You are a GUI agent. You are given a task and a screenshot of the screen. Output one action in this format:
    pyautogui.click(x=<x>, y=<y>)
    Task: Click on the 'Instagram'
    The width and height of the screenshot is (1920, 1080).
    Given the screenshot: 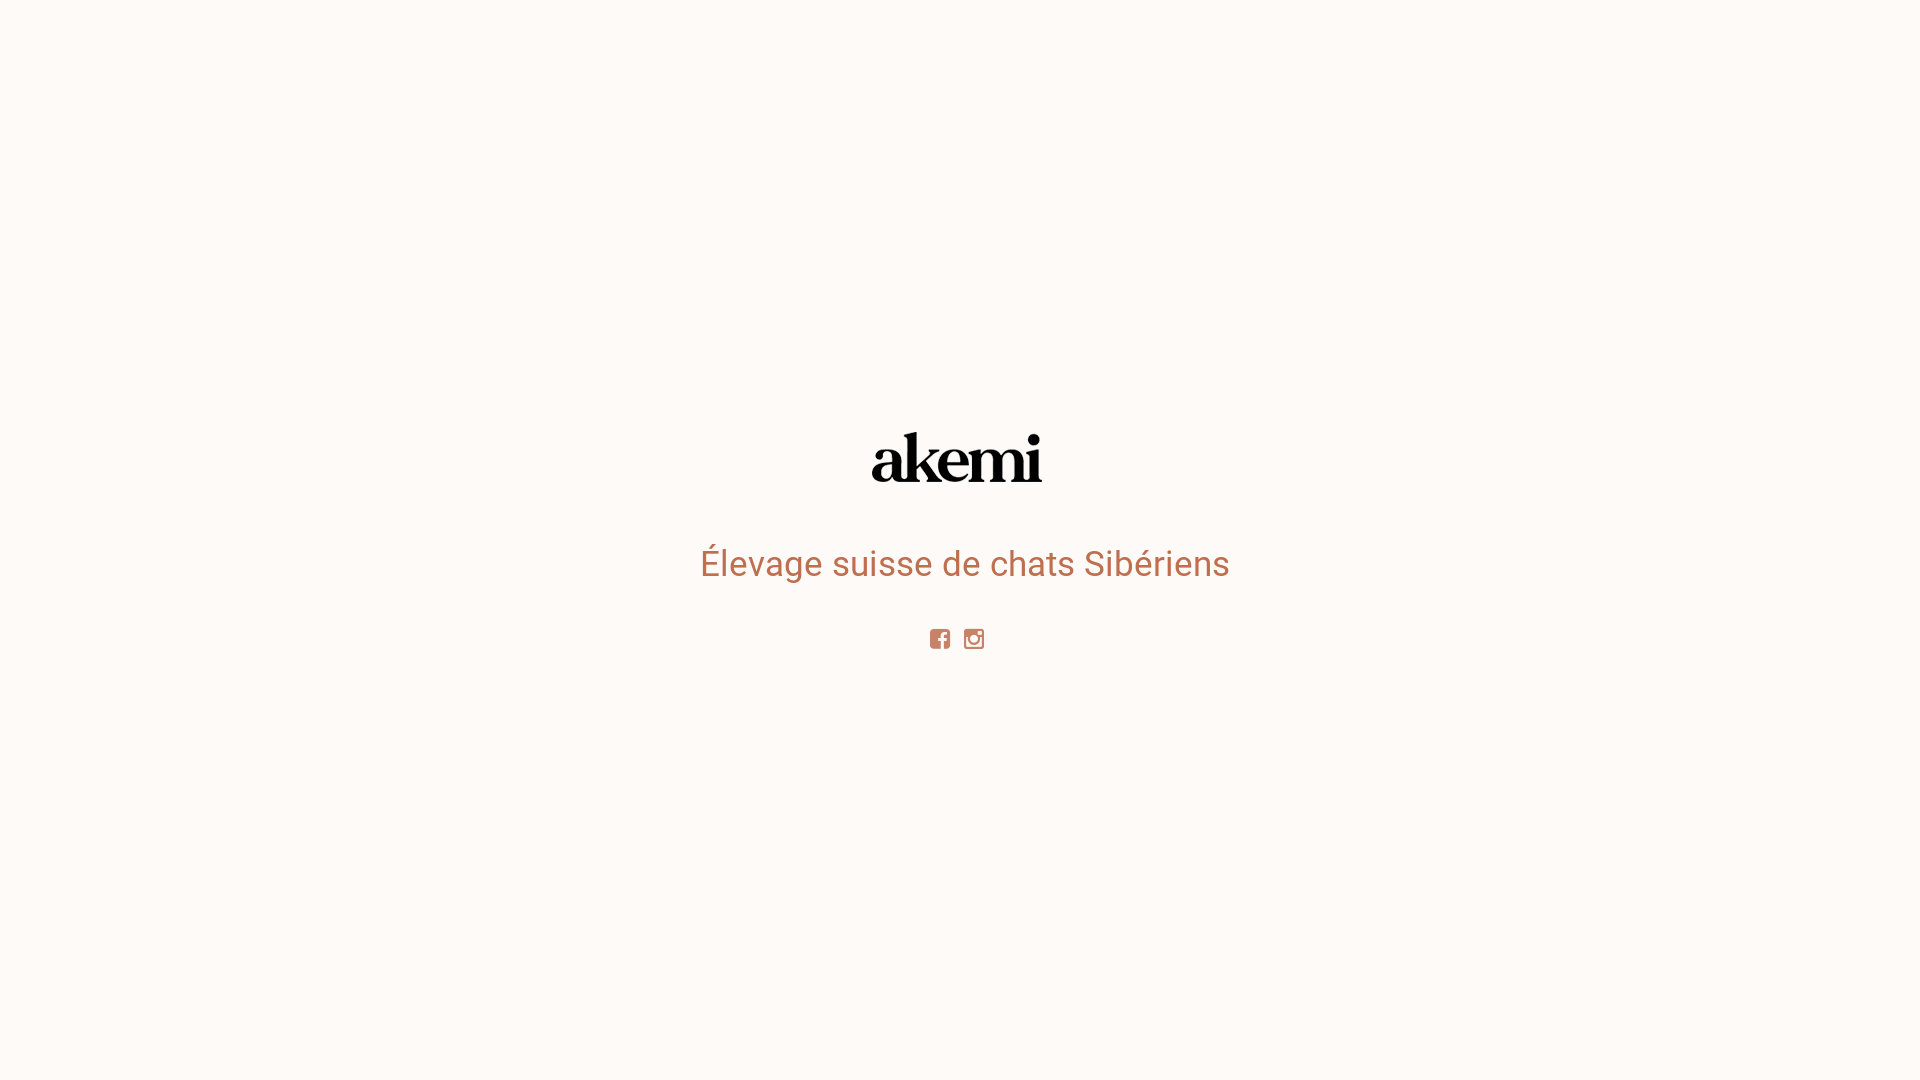 What is the action you would take?
    pyautogui.click(x=977, y=637)
    